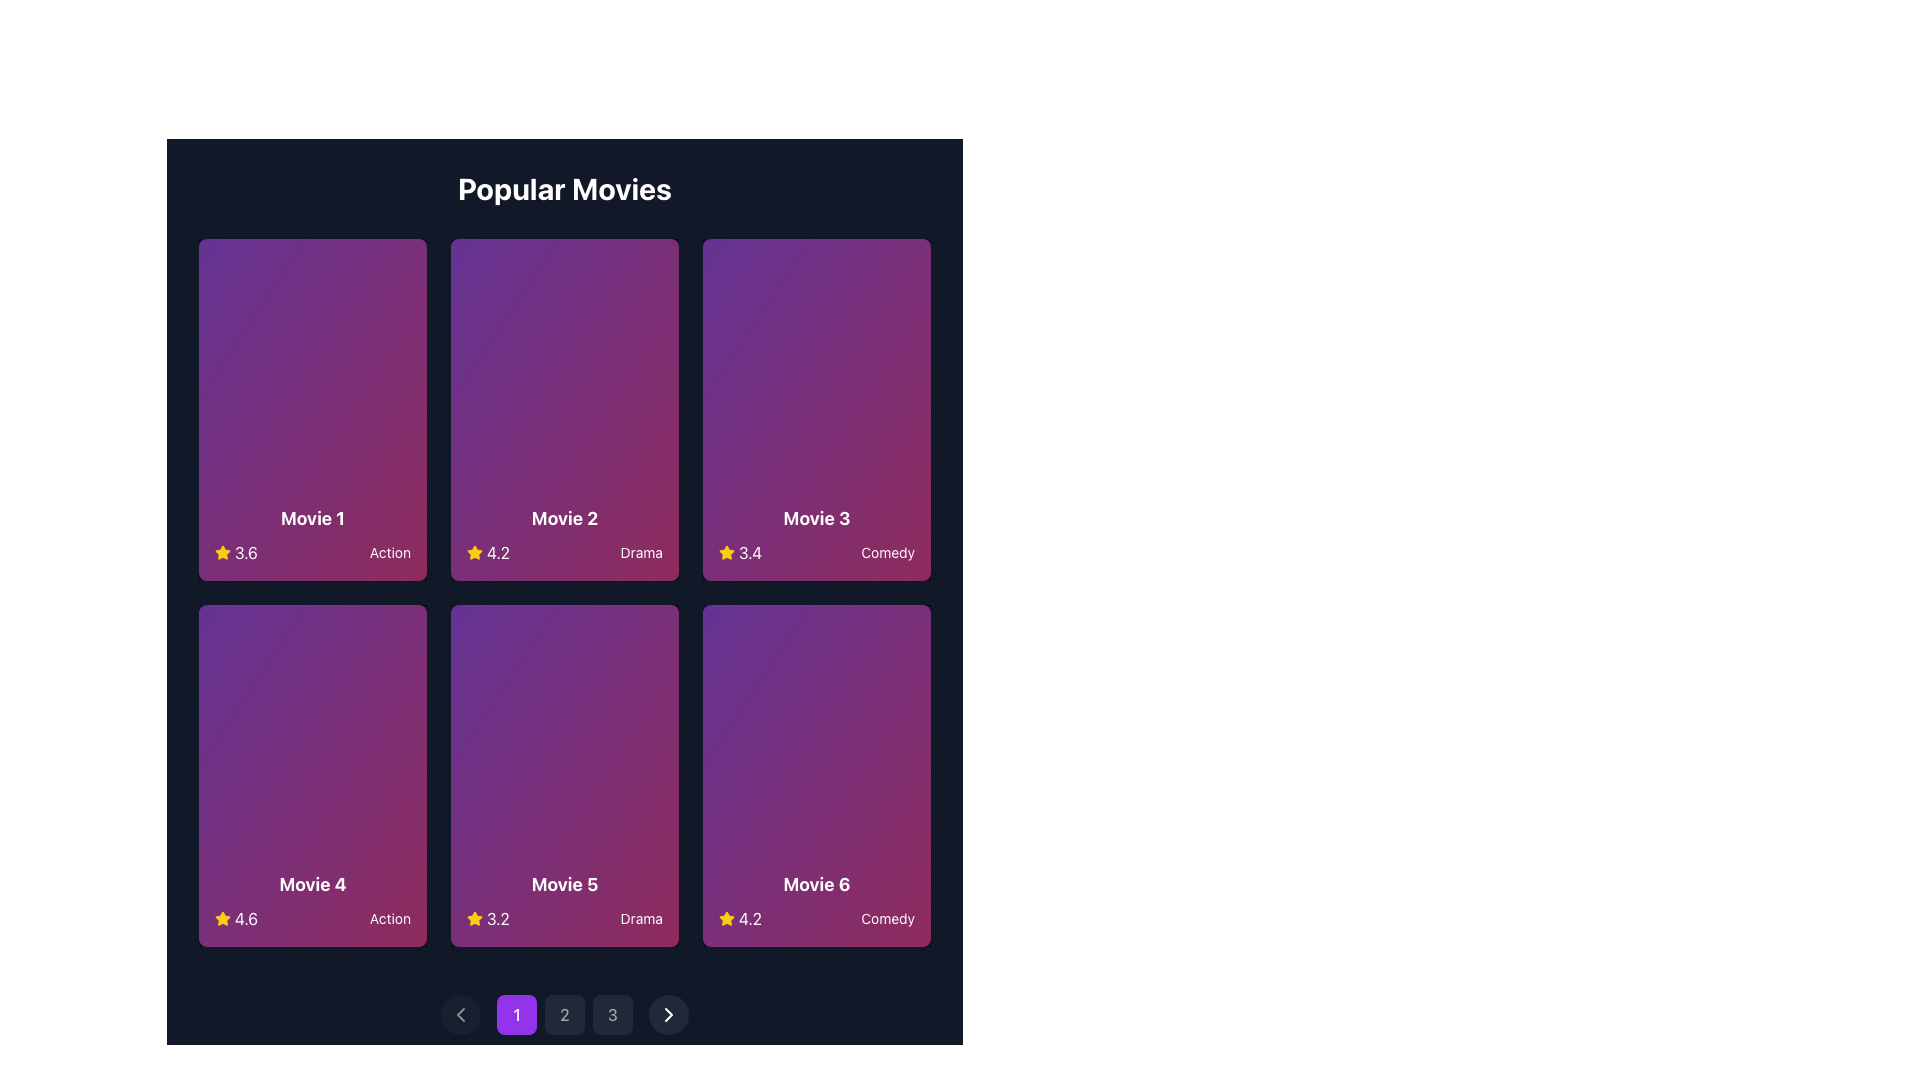  Describe the element at coordinates (887, 552) in the screenshot. I see `the text label displaying 'Comedy', styled in white font, located in the top-right card of the grid layout, below 'Movie 3', to the right of the rating value and star icon` at that location.